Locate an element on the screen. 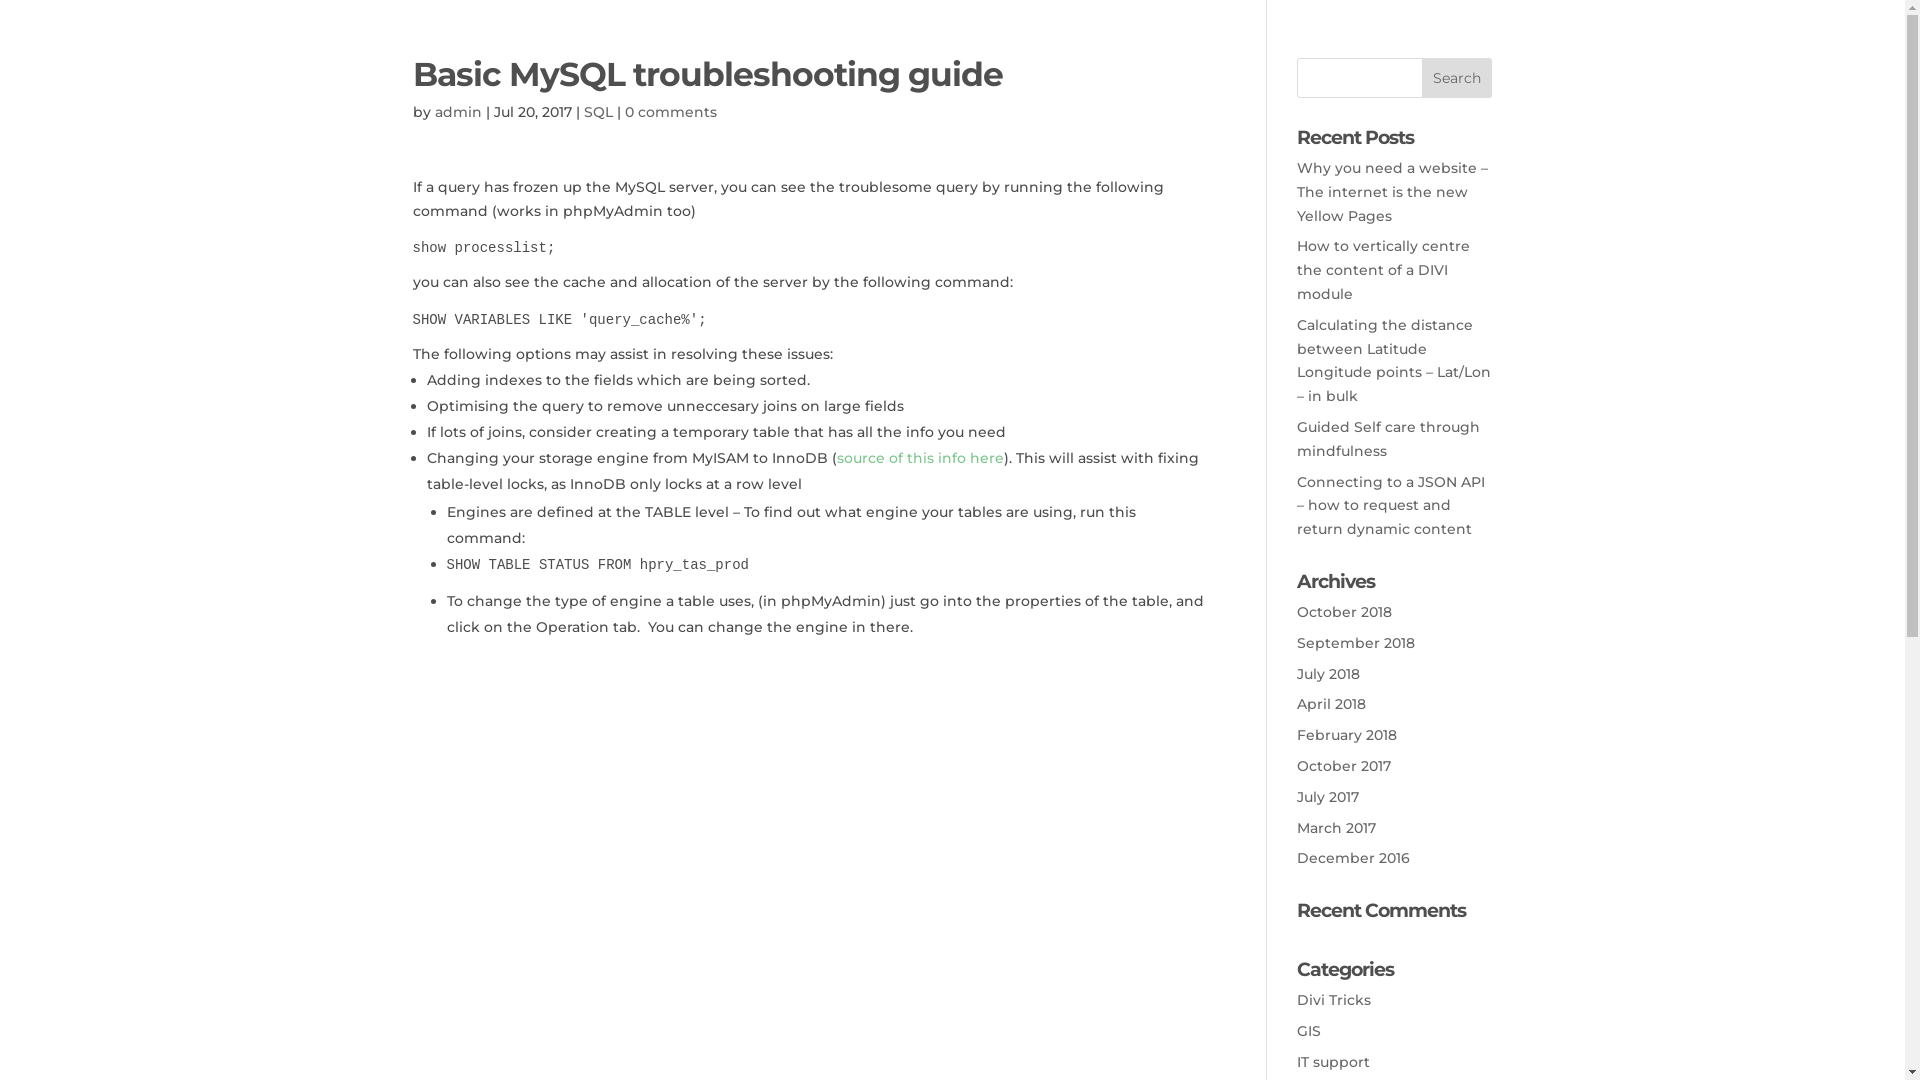  'July 2017' is located at coordinates (1328, 796).